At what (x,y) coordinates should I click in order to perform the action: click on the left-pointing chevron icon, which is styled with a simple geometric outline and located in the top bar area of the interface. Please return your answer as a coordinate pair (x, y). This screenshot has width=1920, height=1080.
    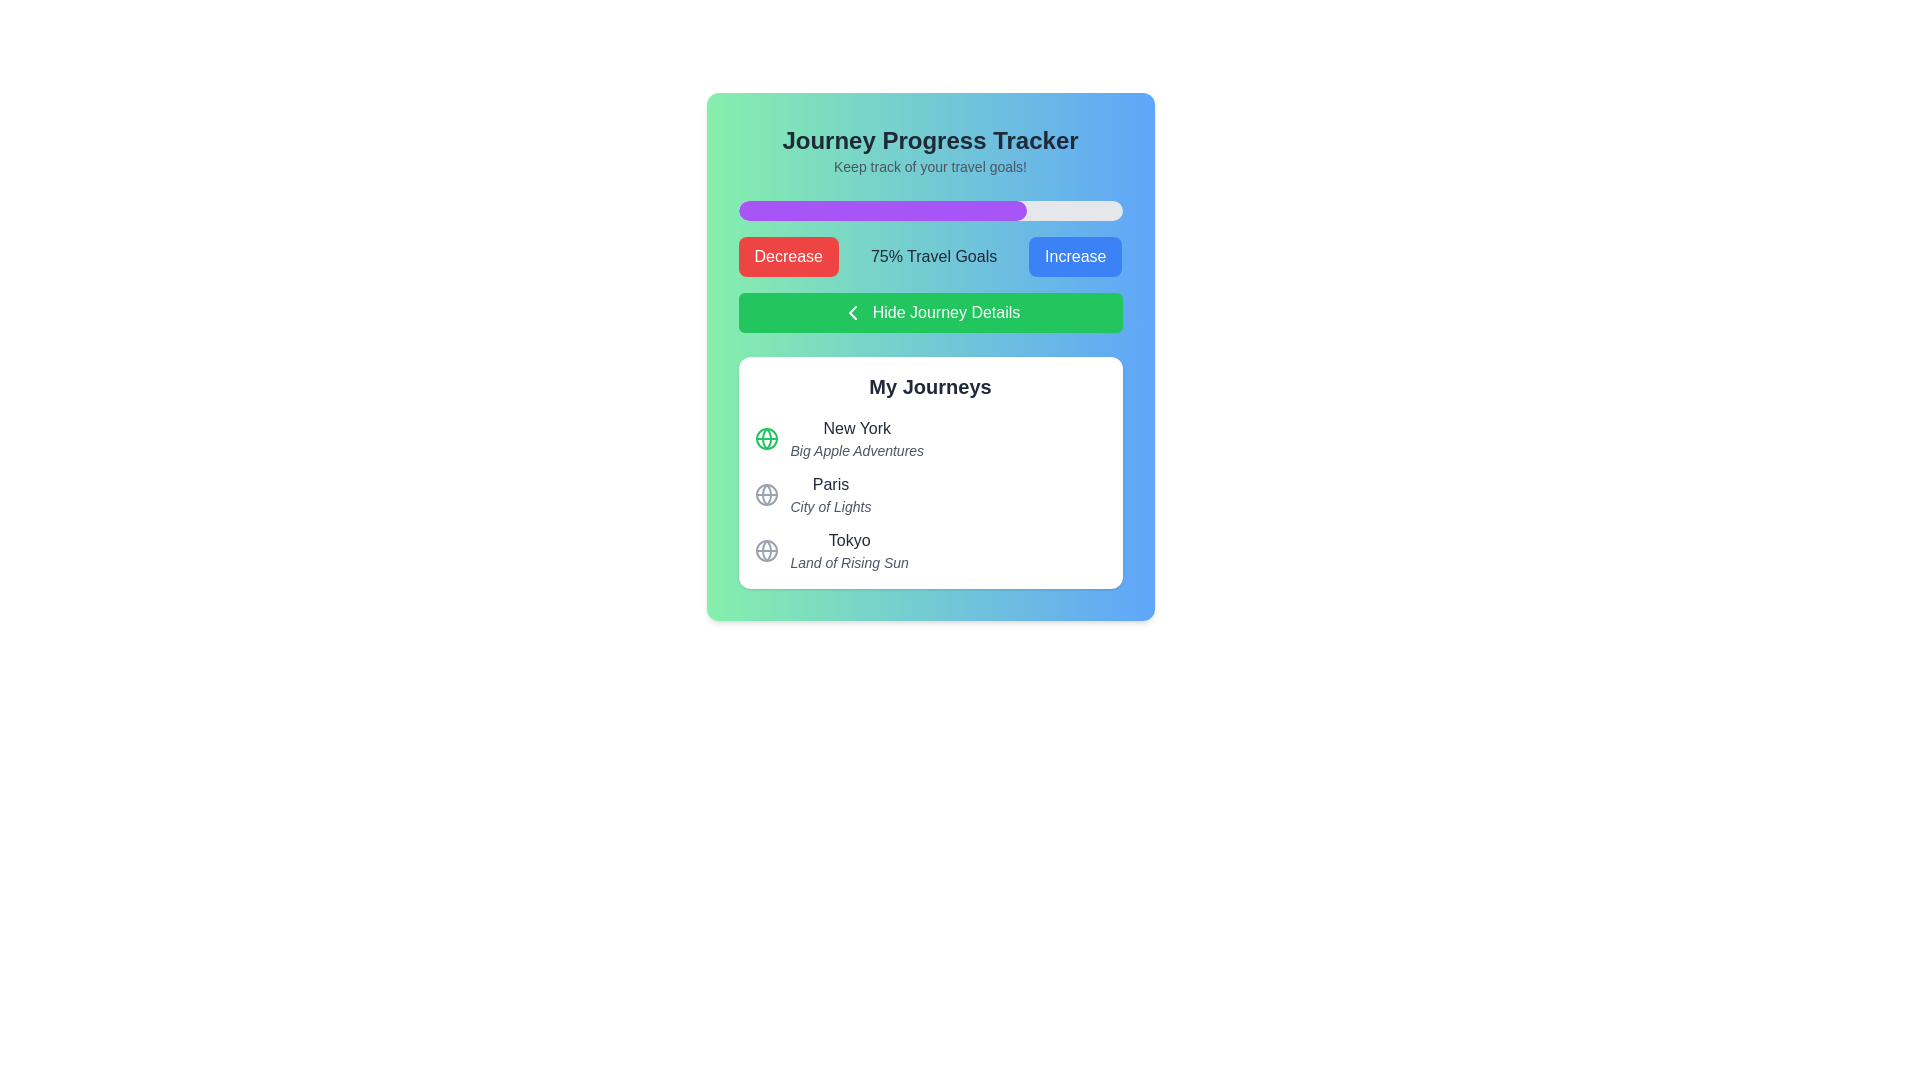
    Looking at the image, I should click on (852, 312).